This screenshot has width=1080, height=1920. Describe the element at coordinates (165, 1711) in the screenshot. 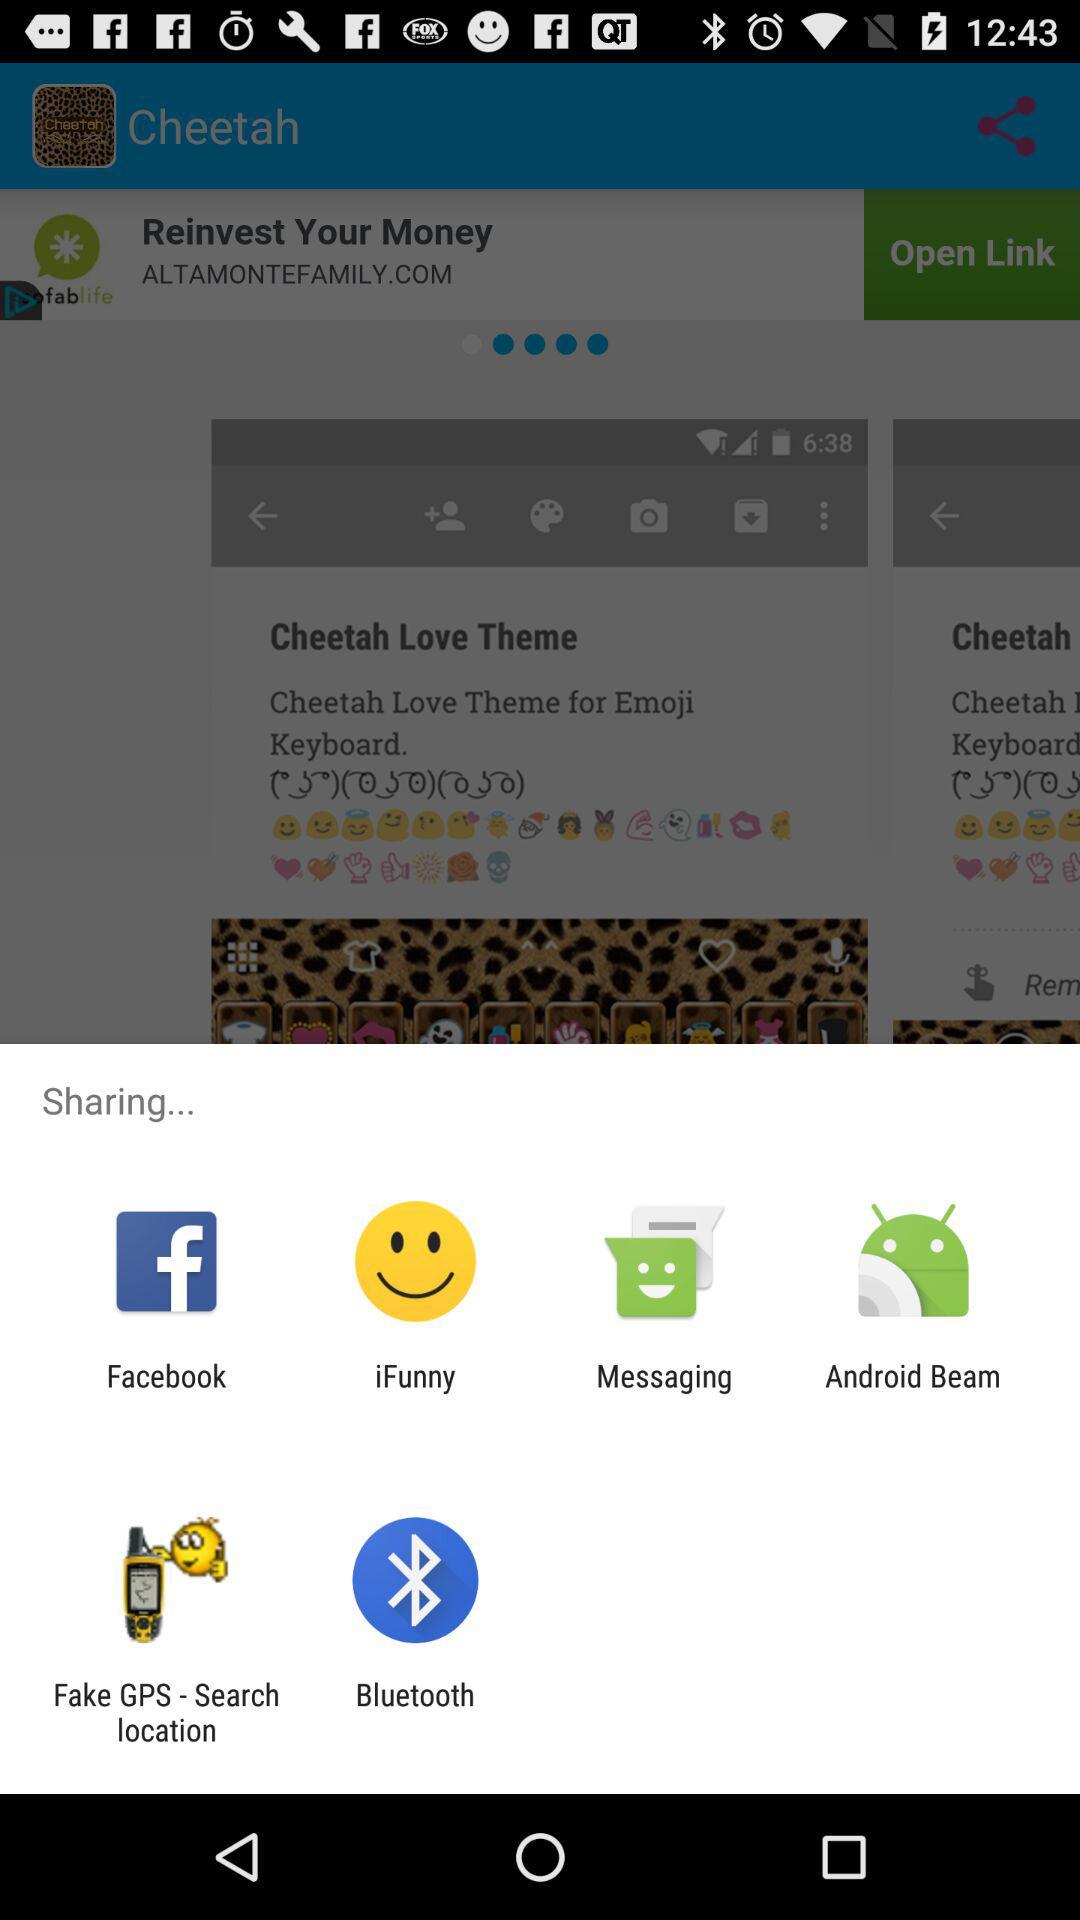

I see `fake gps search icon` at that location.